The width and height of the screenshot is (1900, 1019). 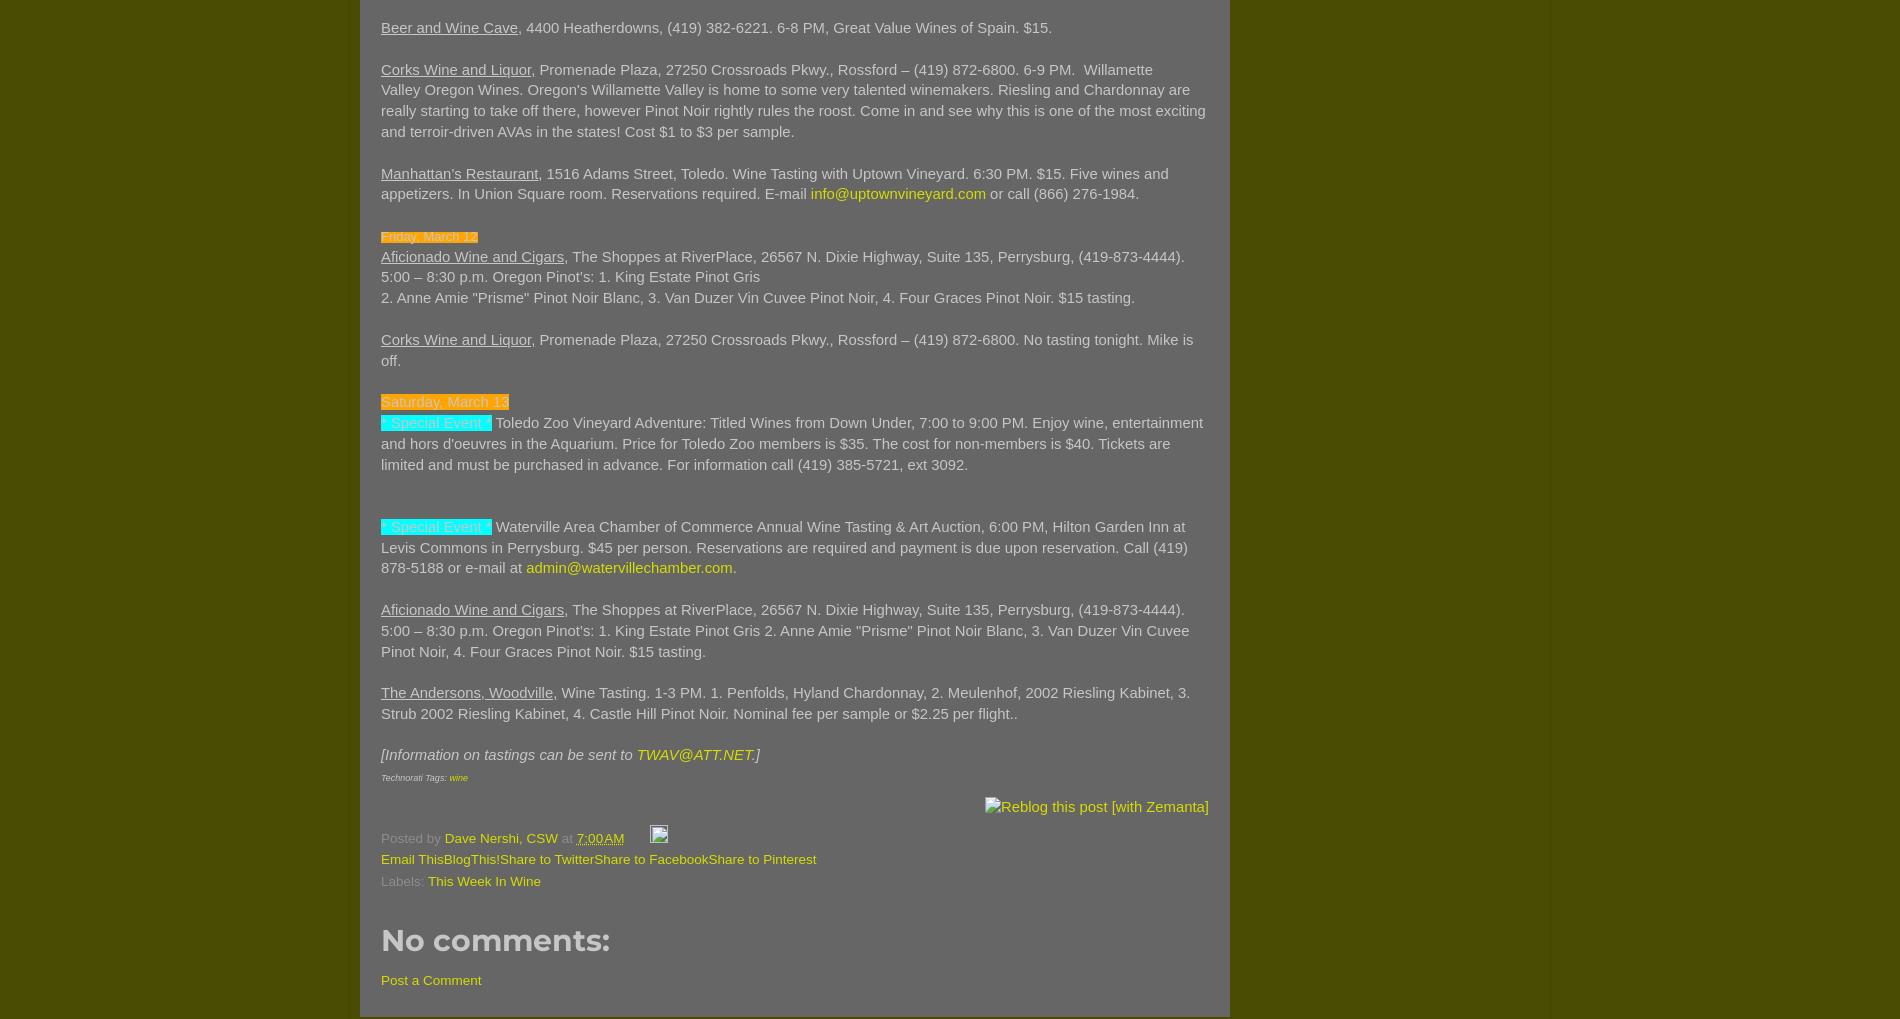 What do you see at coordinates (781, 266) in the screenshot?
I see `', The Shoppes at RiverPlace, 26567 N. Dixie Highway, Suite 135, Perrysburg, (419-873-4444). 5:00 – 8:30 p.m. Oregon Pinot’s: 1. King Estate Pinot Gris'` at bounding box center [781, 266].